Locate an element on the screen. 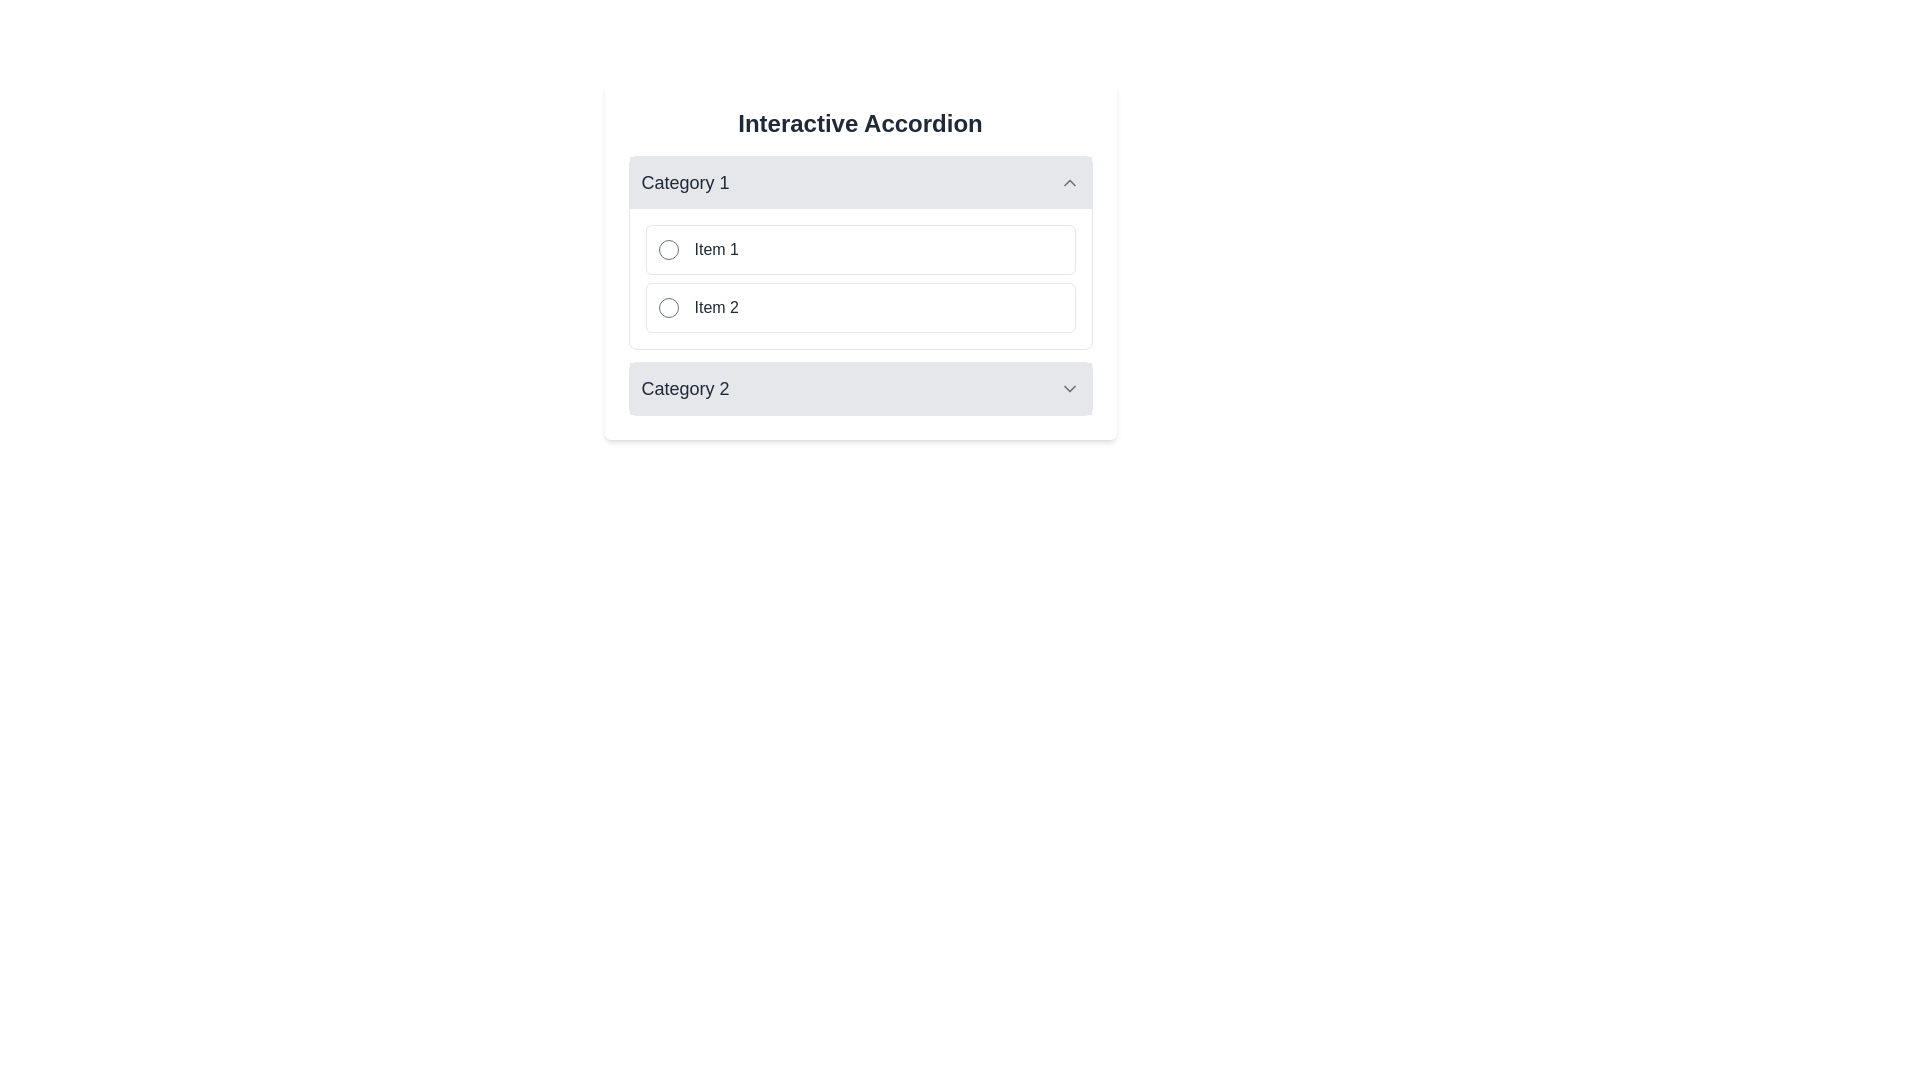 The width and height of the screenshot is (1920, 1080). the upward-pointing chevron icon located at the far-right end of 'Category 1' header is located at coordinates (1068, 182).